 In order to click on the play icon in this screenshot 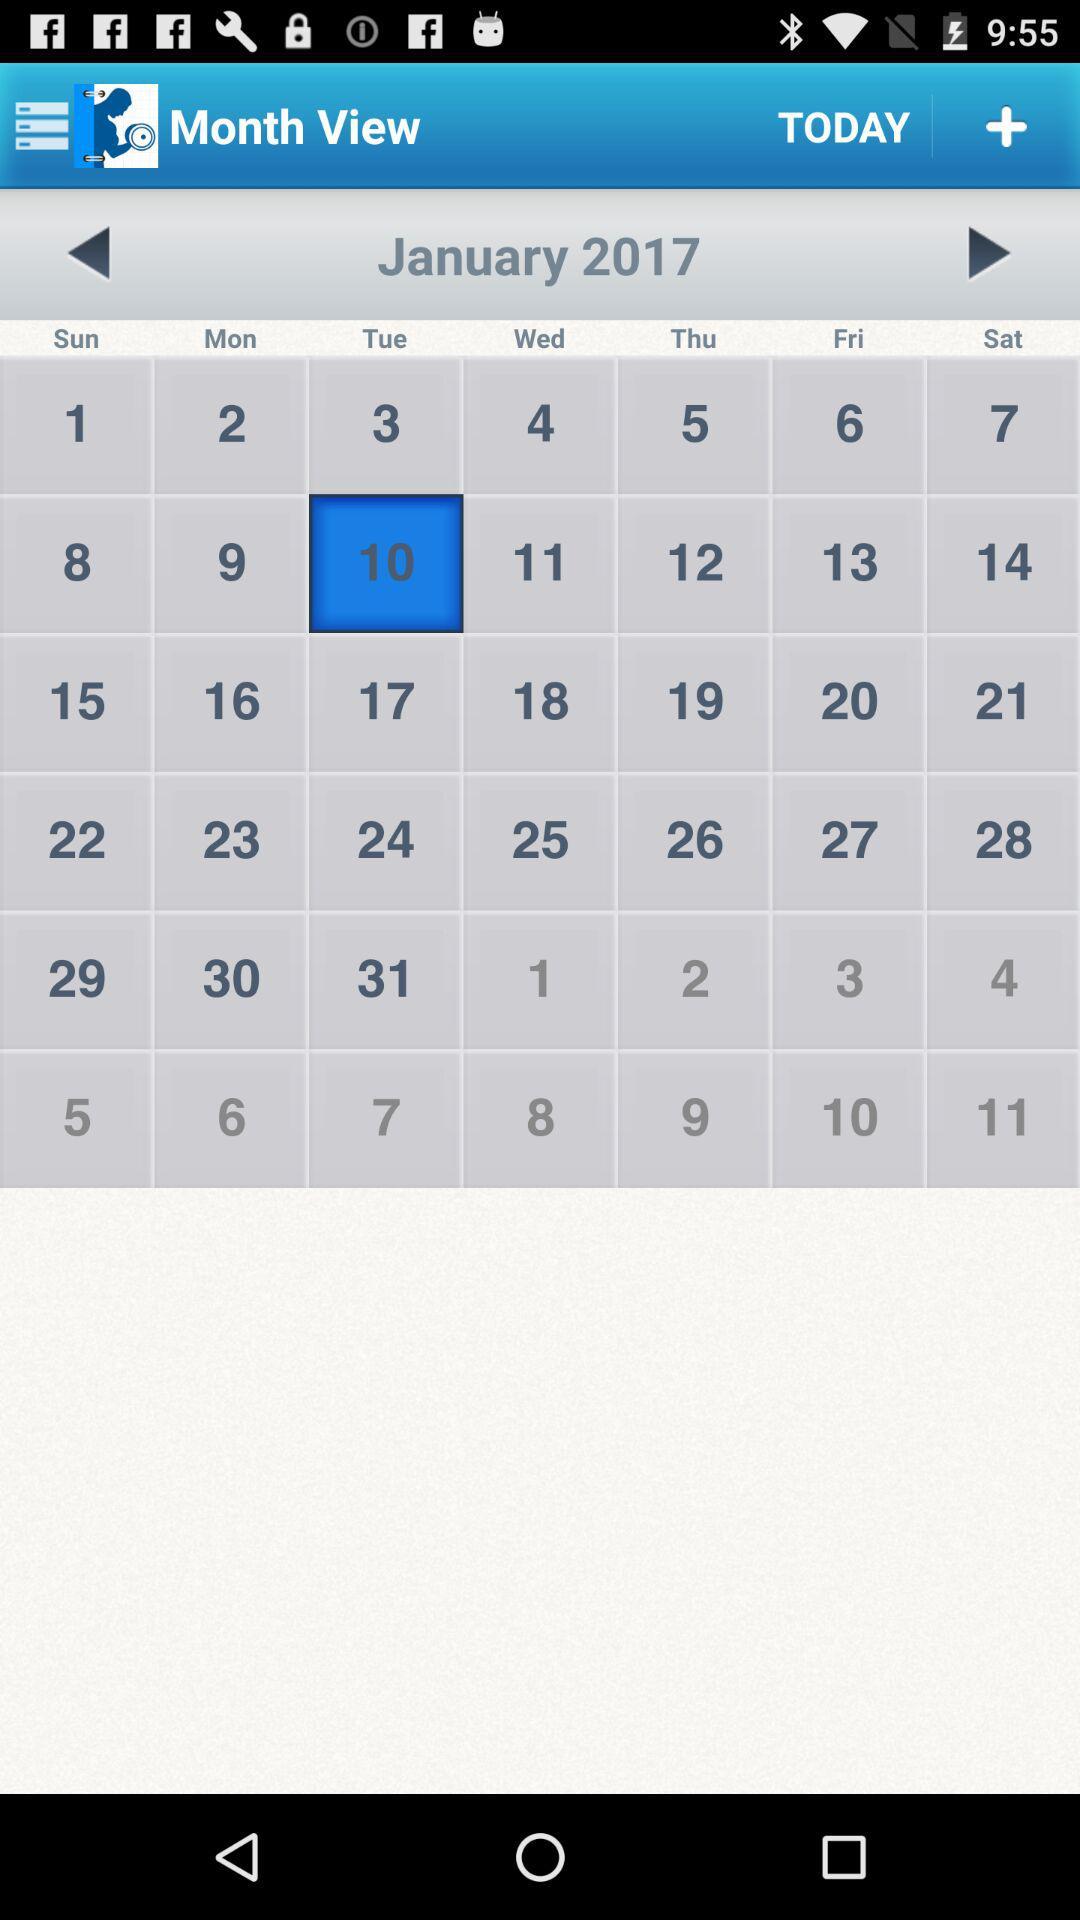, I will do `click(988, 271)`.